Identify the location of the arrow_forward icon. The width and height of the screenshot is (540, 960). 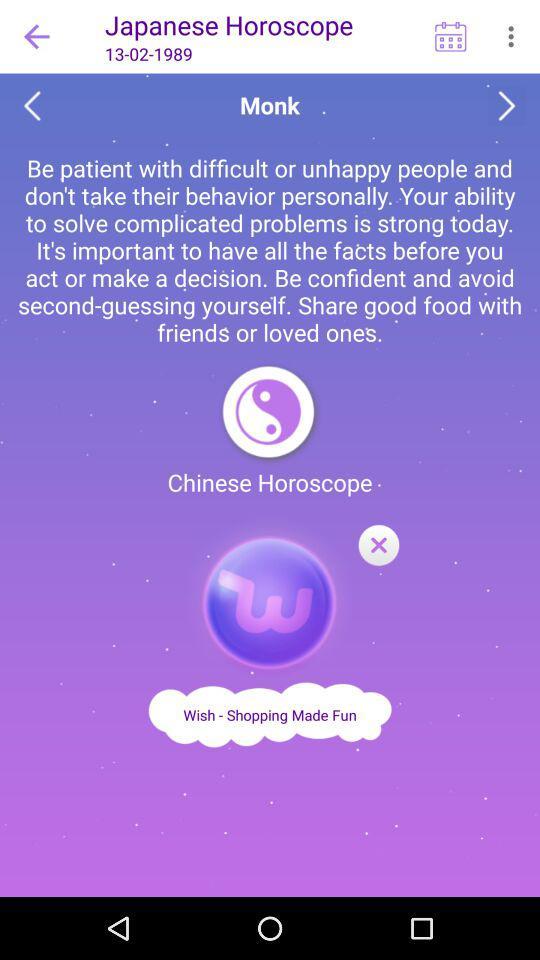
(507, 106).